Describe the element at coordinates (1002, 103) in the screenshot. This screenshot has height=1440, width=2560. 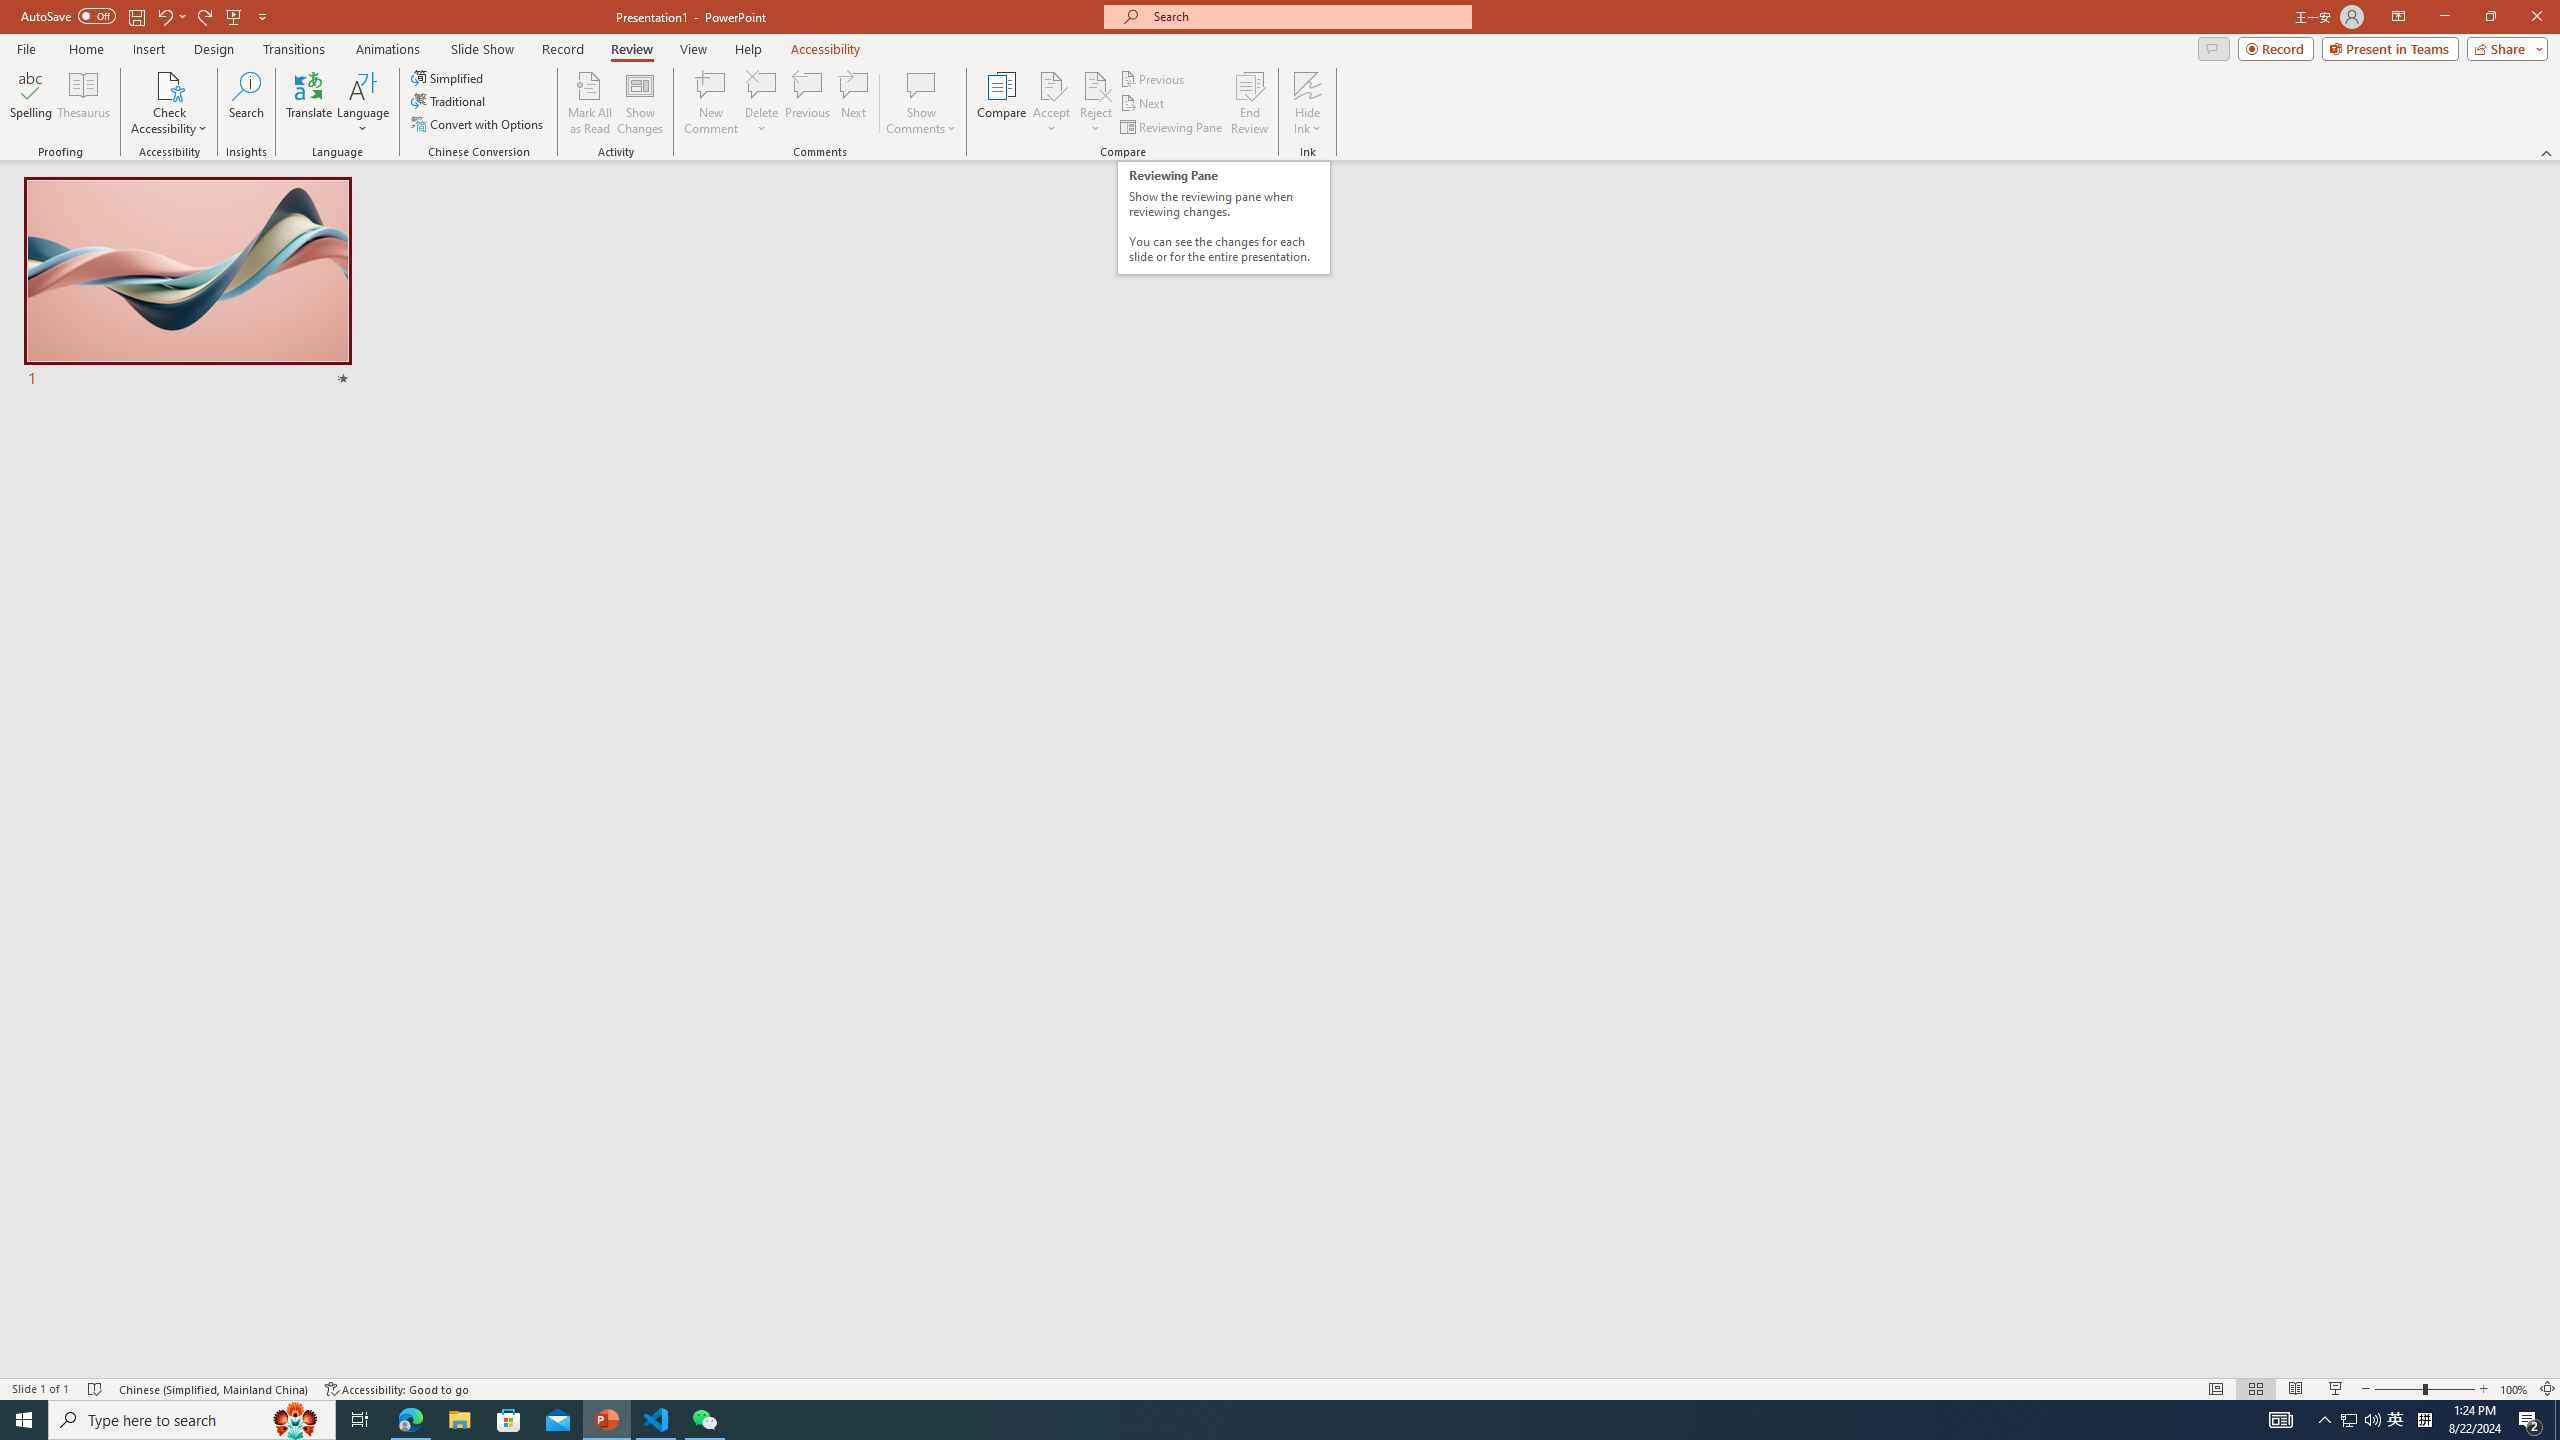
I see `'Compare'` at that location.